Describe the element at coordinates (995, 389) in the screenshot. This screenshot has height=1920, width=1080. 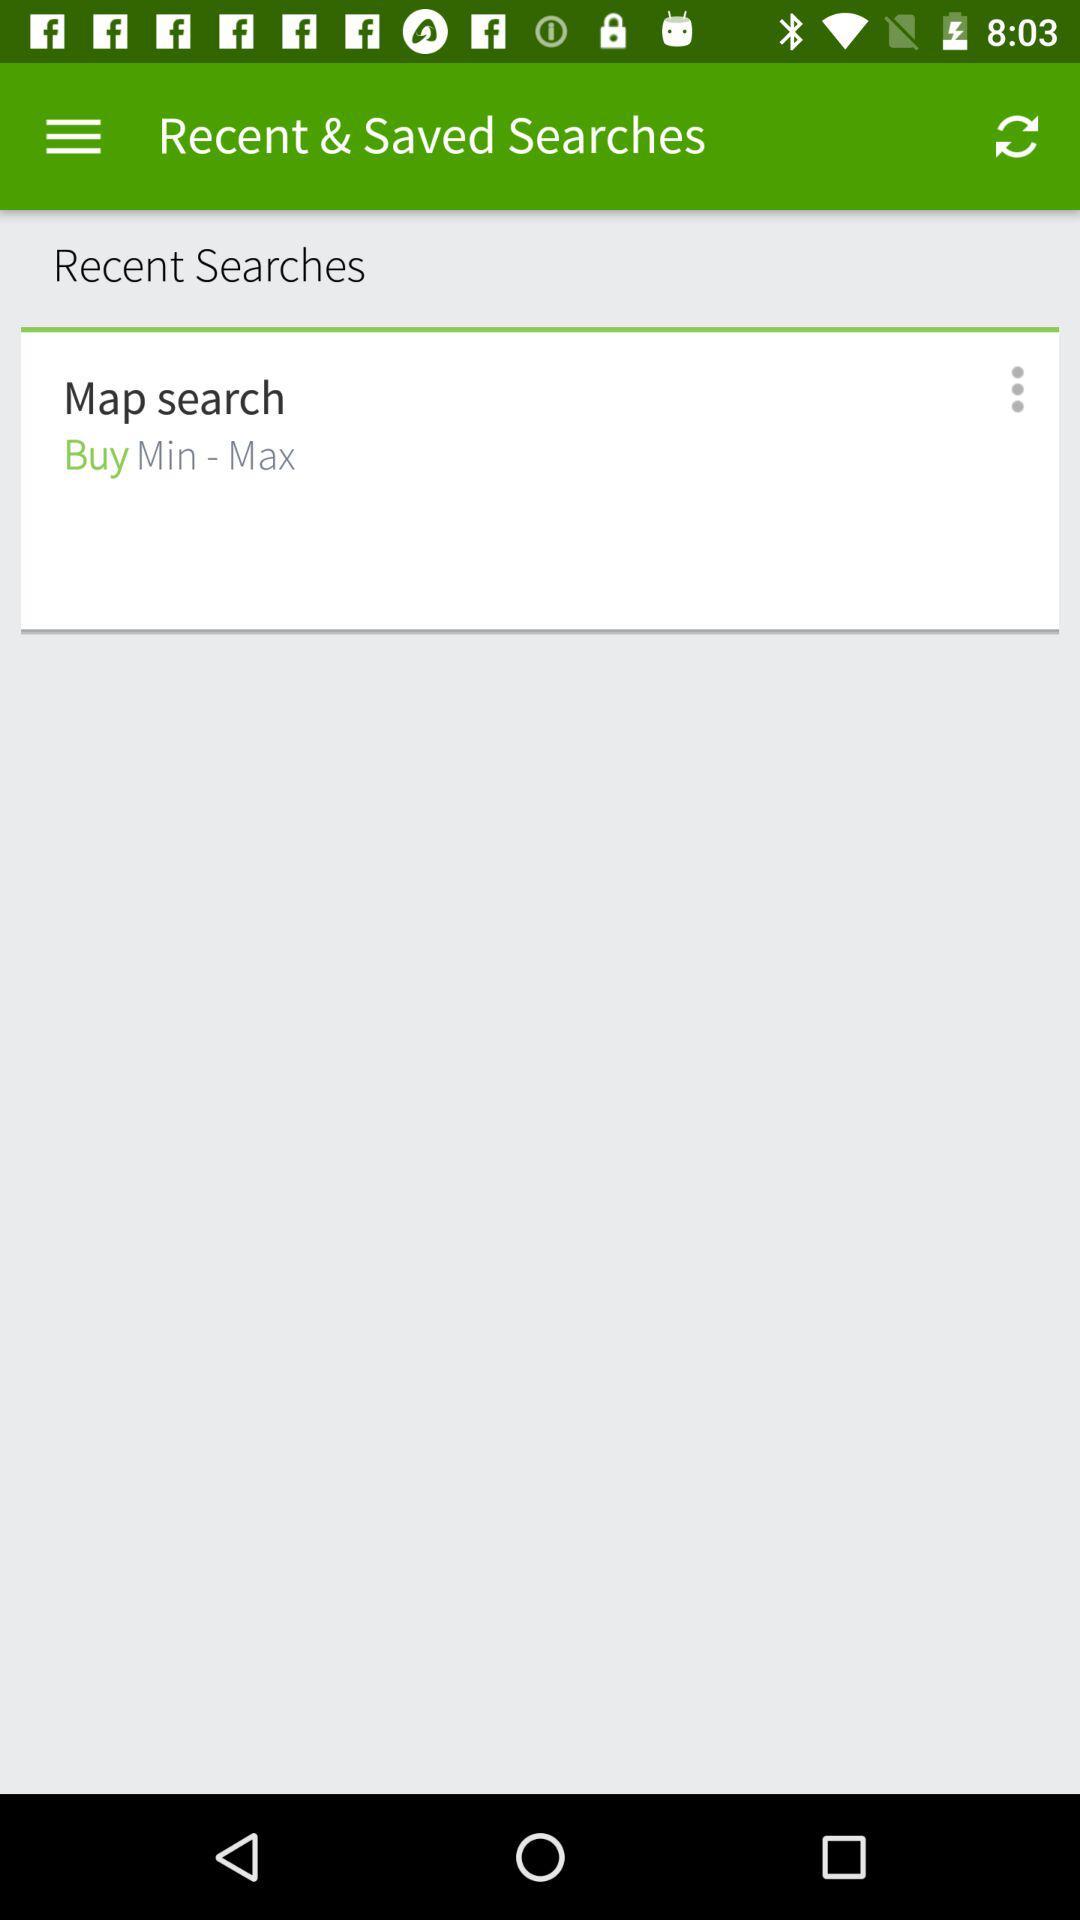
I see `see menu` at that location.